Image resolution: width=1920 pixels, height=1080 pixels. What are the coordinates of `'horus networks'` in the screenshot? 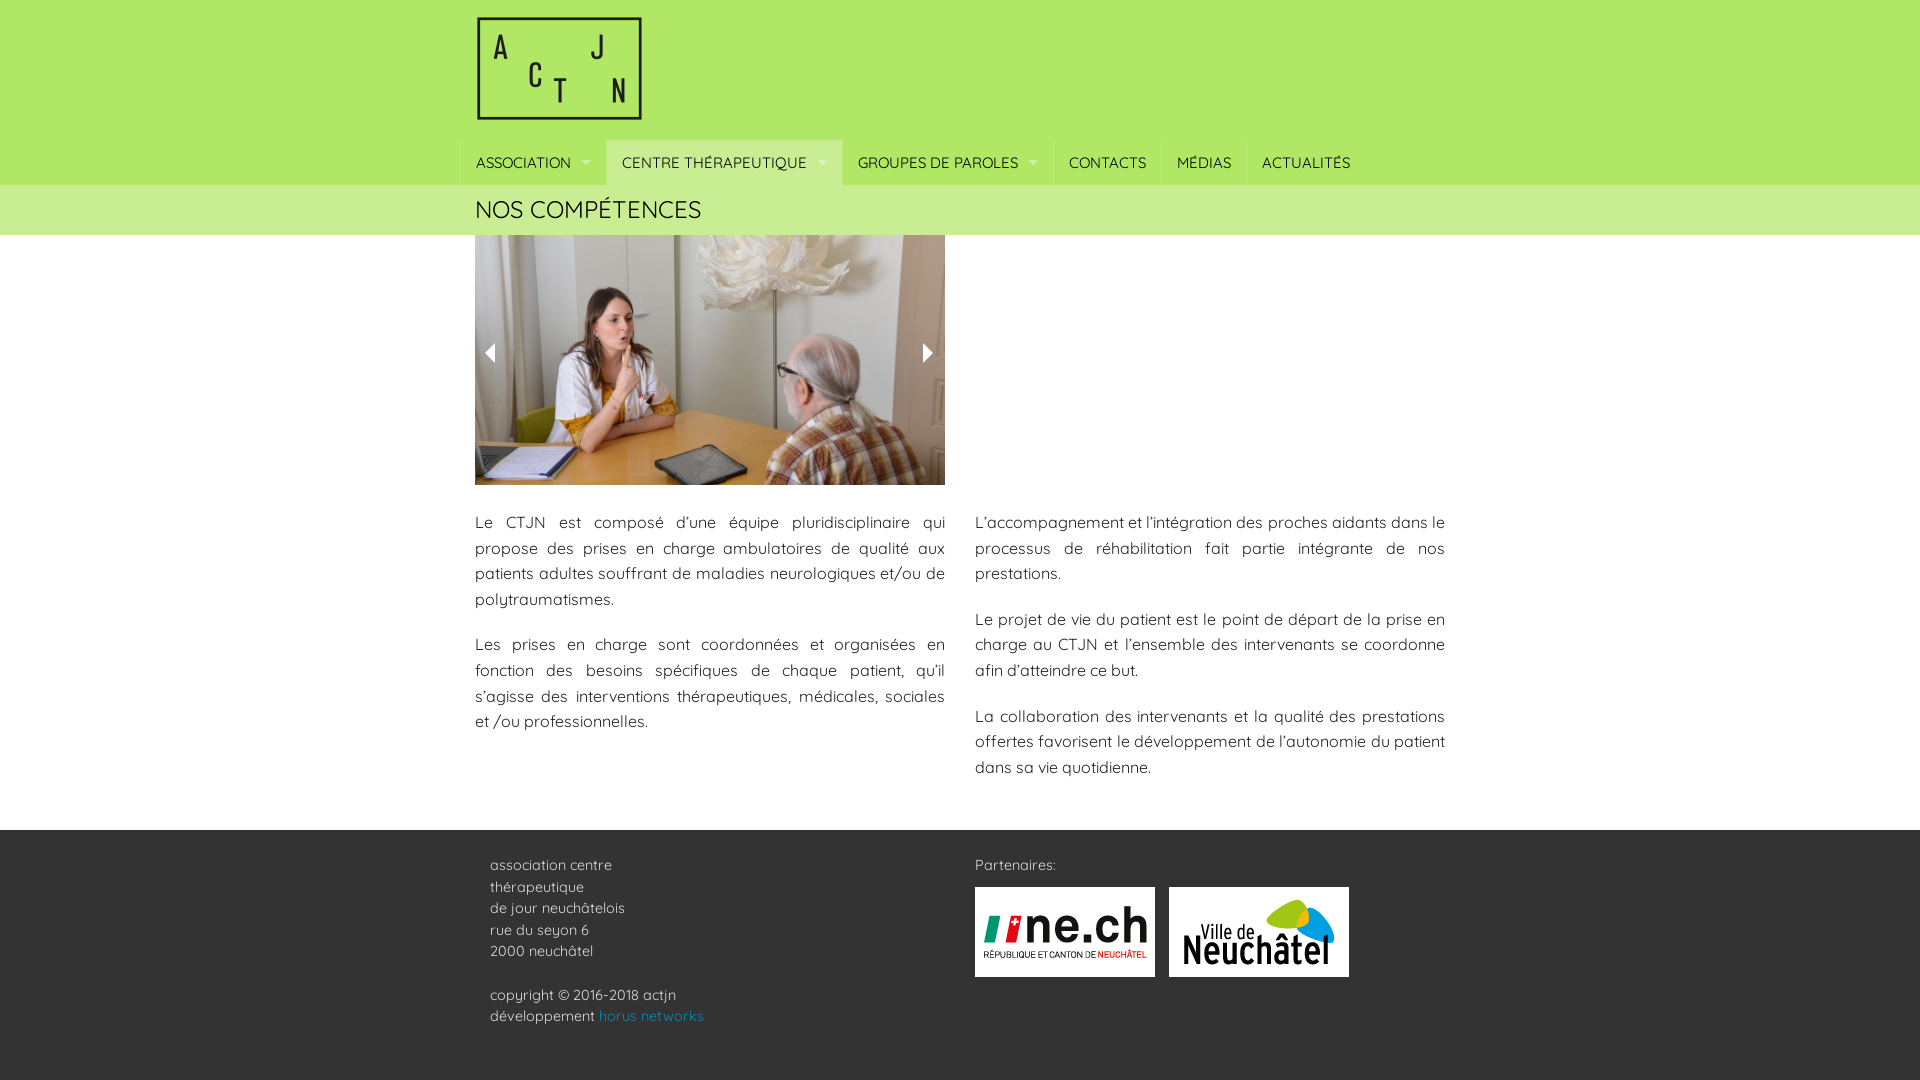 It's located at (651, 1015).